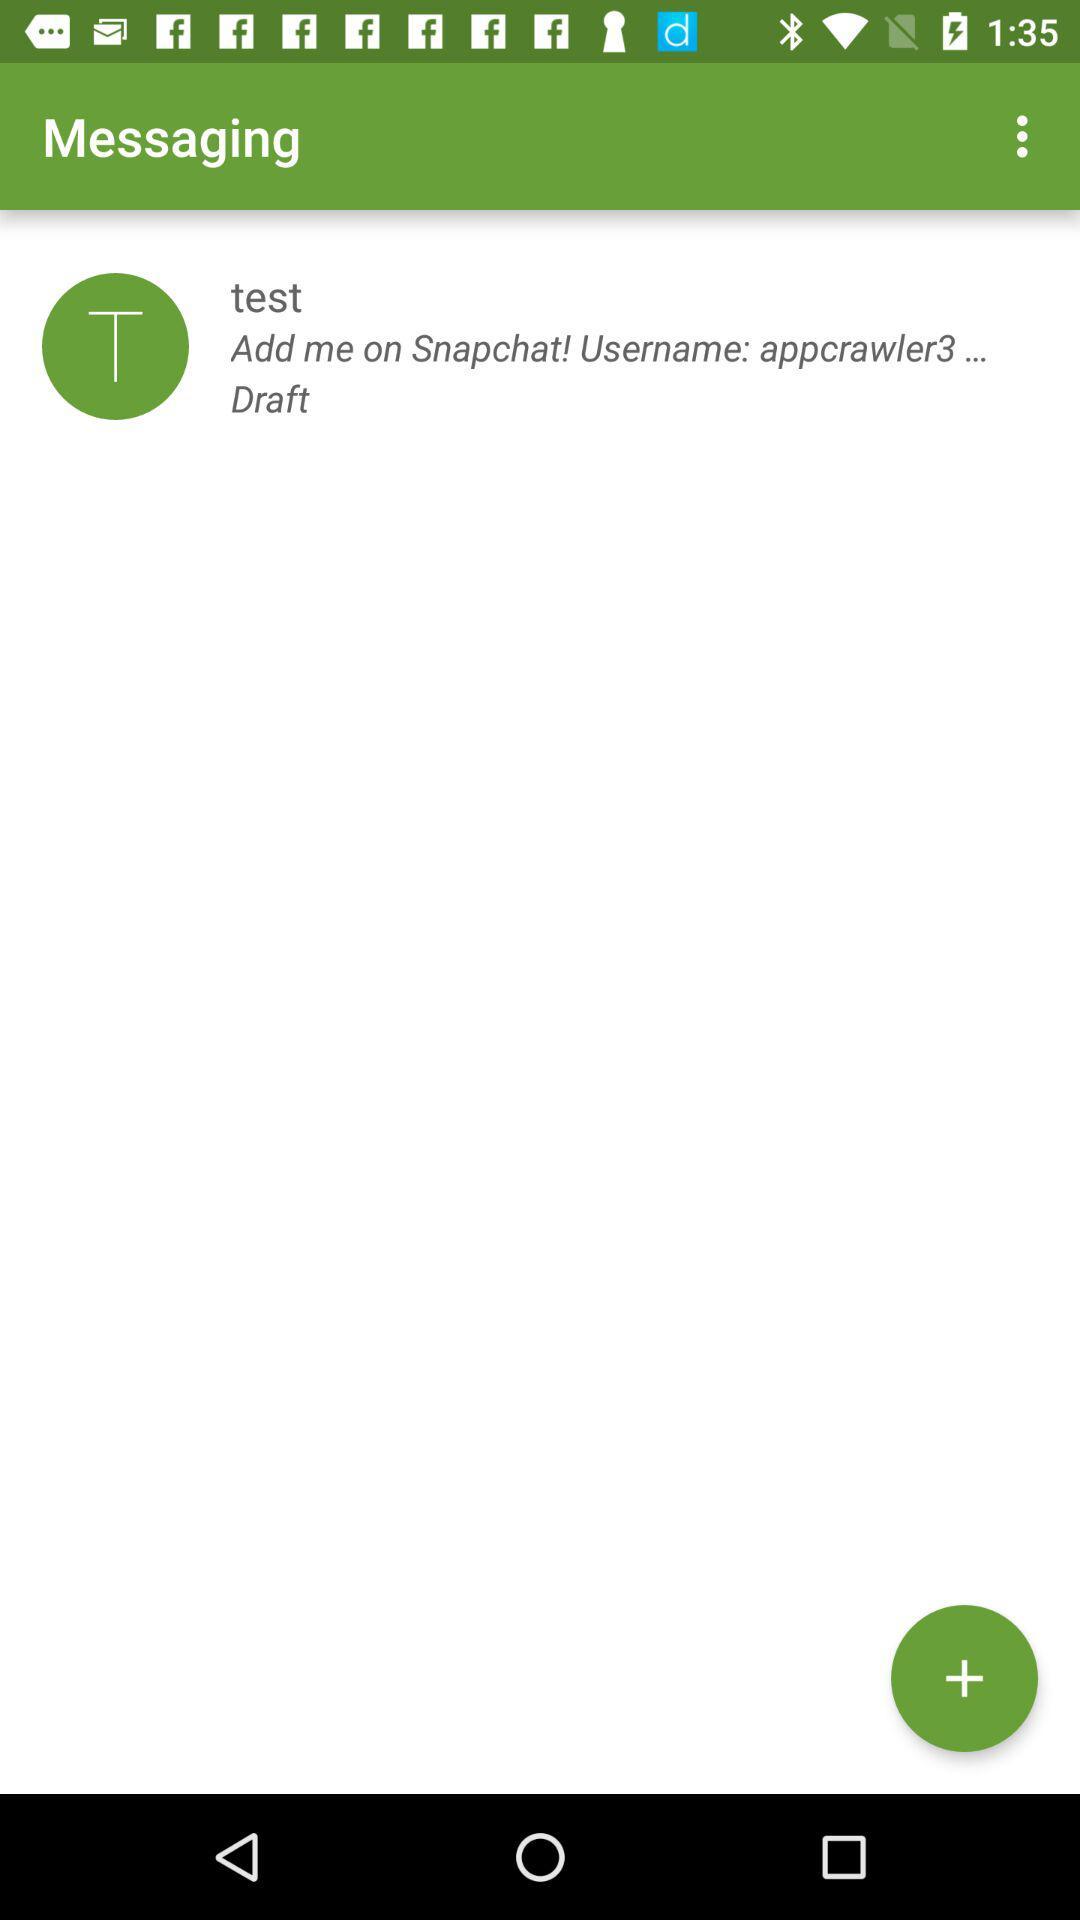 This screenshot has height=1920, width=1080. Describe the element at coordinates (1027, 135) in the screenshot. I see `app to the right of messaging icon` at that location.